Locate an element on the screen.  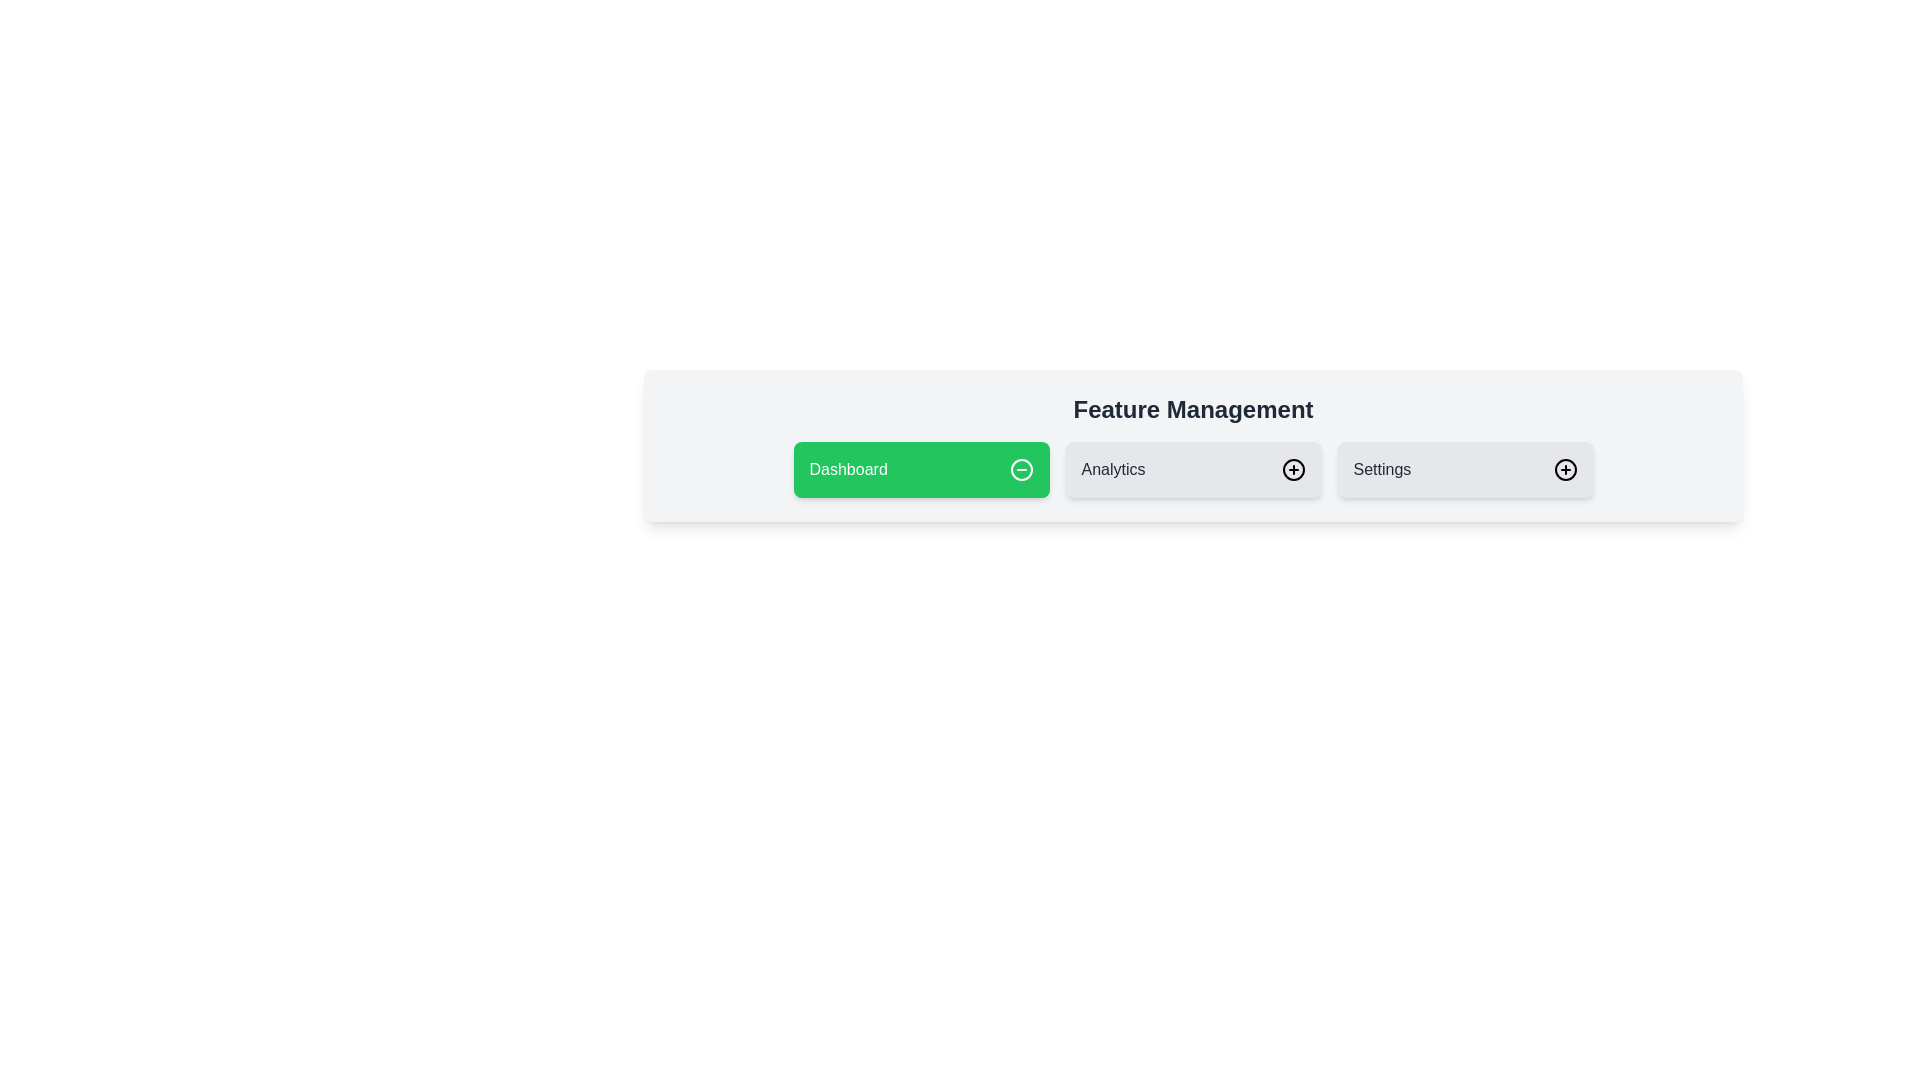
the circular minus icon within the green 'Dashboard' button is located at coordinates (1021, 470).